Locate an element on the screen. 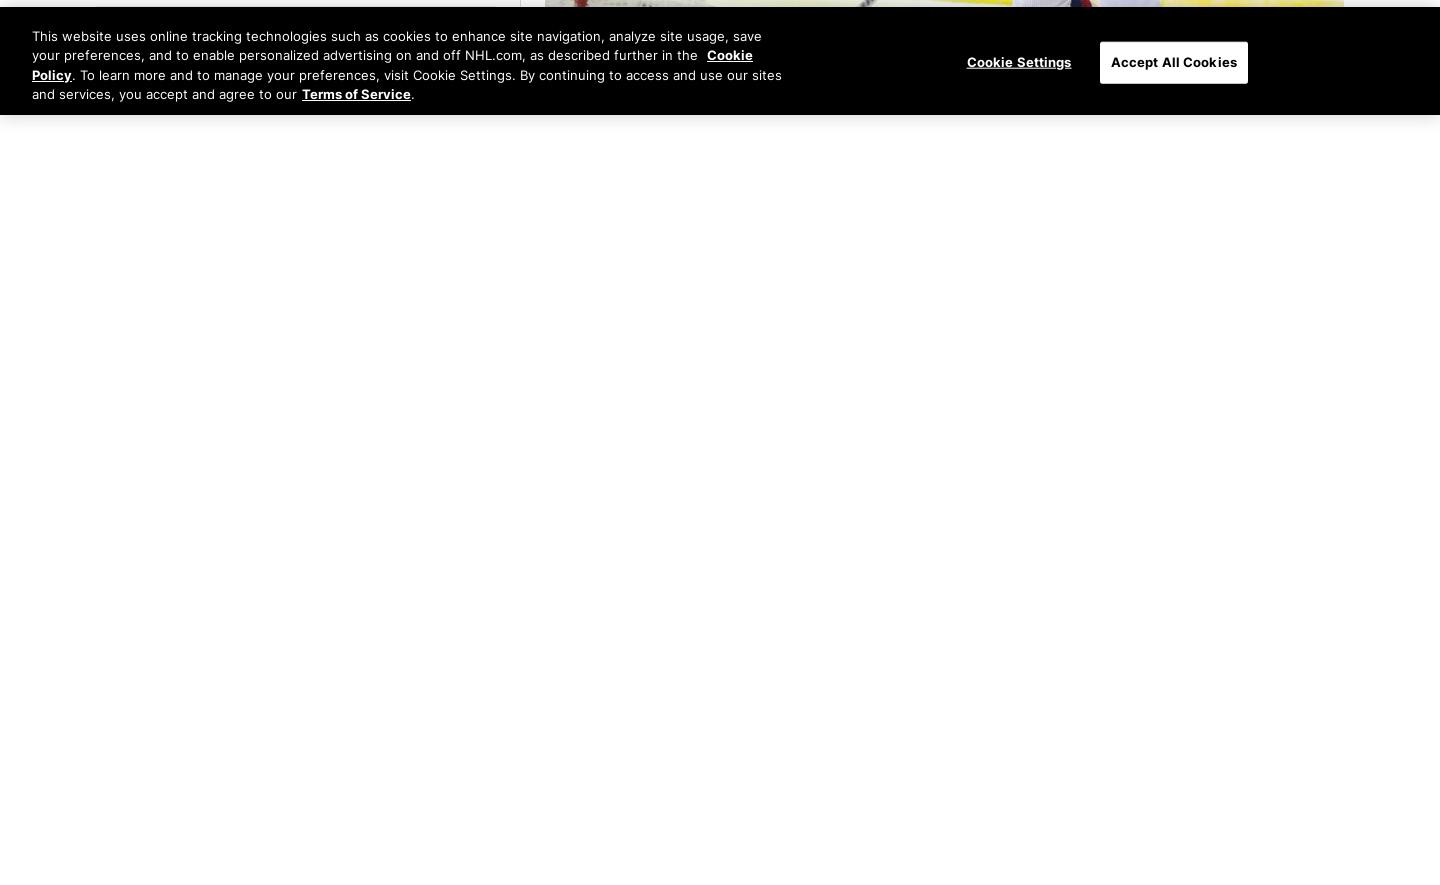 This screenshot has width=1440, height=885. 'Nov 14, 2023' is located at coordinates (237, 696).